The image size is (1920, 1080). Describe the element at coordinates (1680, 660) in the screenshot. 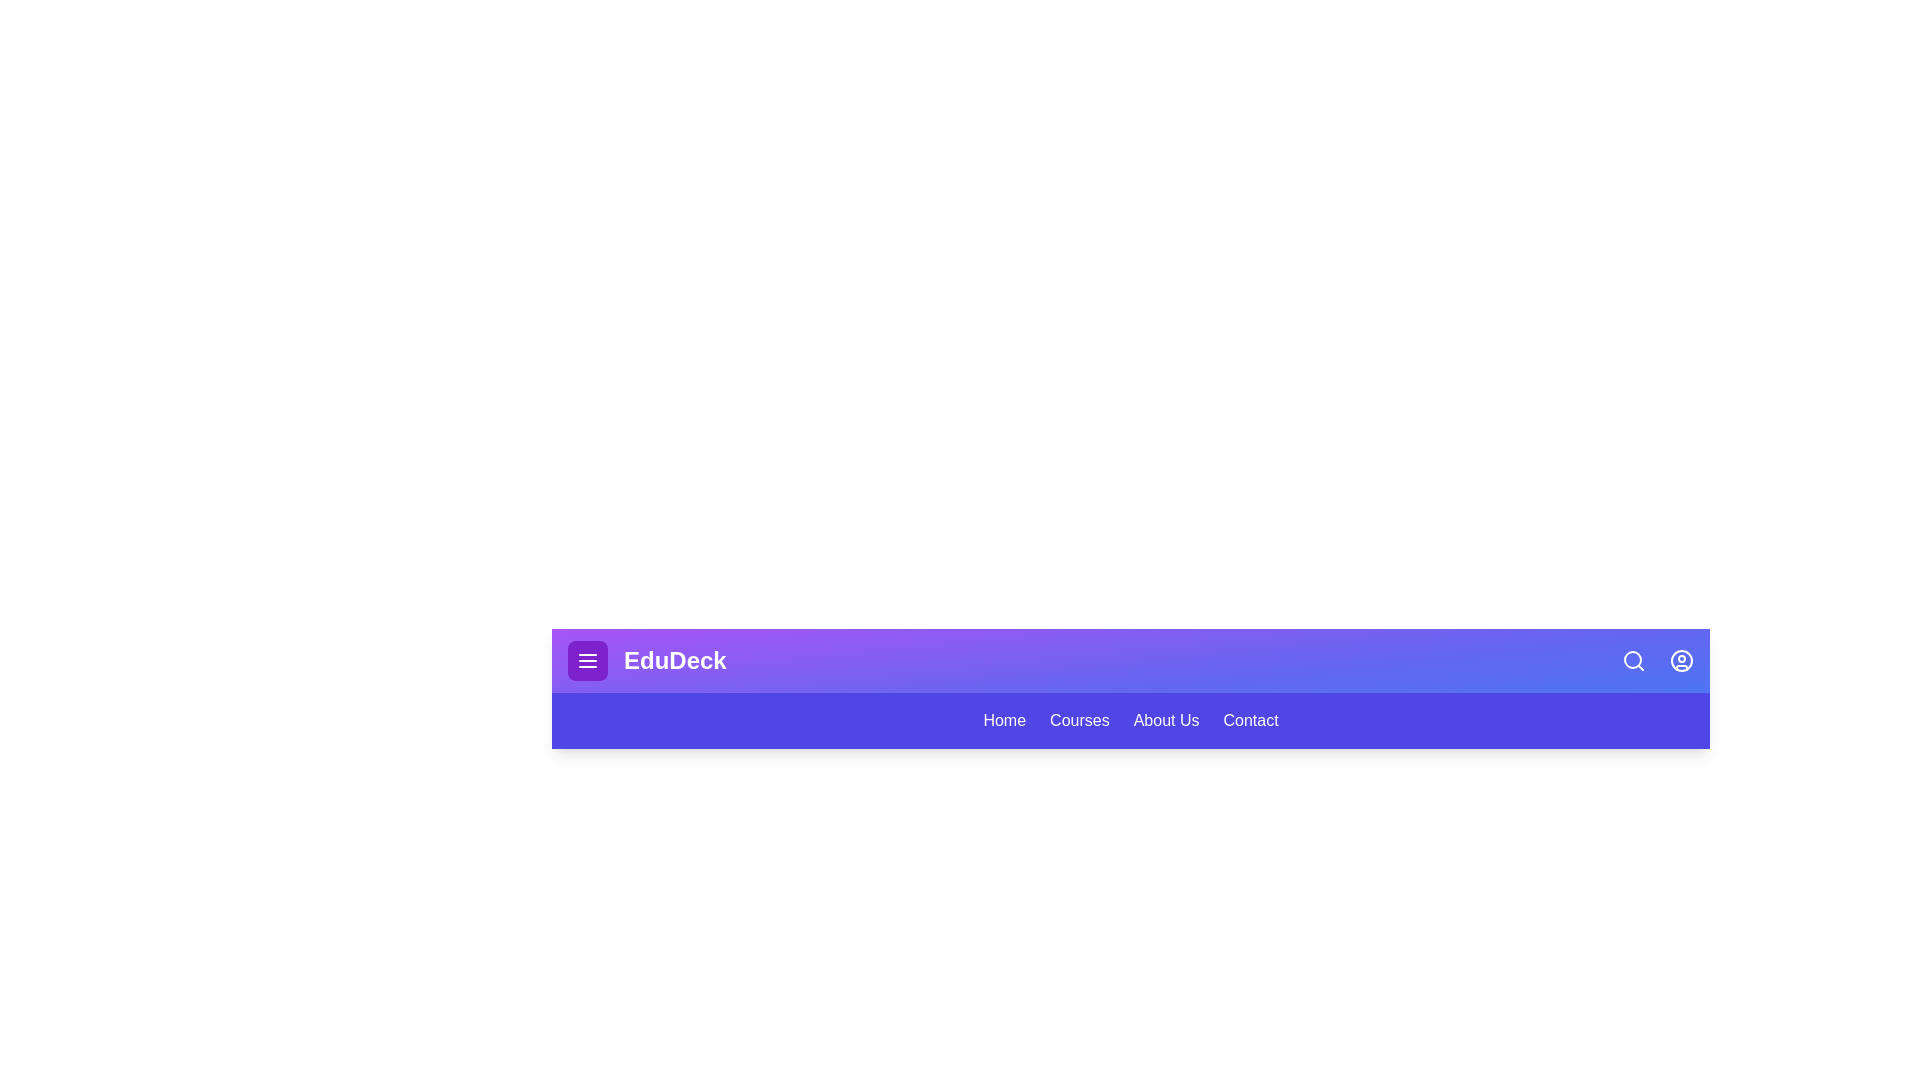

I see `the user profile icon to open the profile menu` at that location.